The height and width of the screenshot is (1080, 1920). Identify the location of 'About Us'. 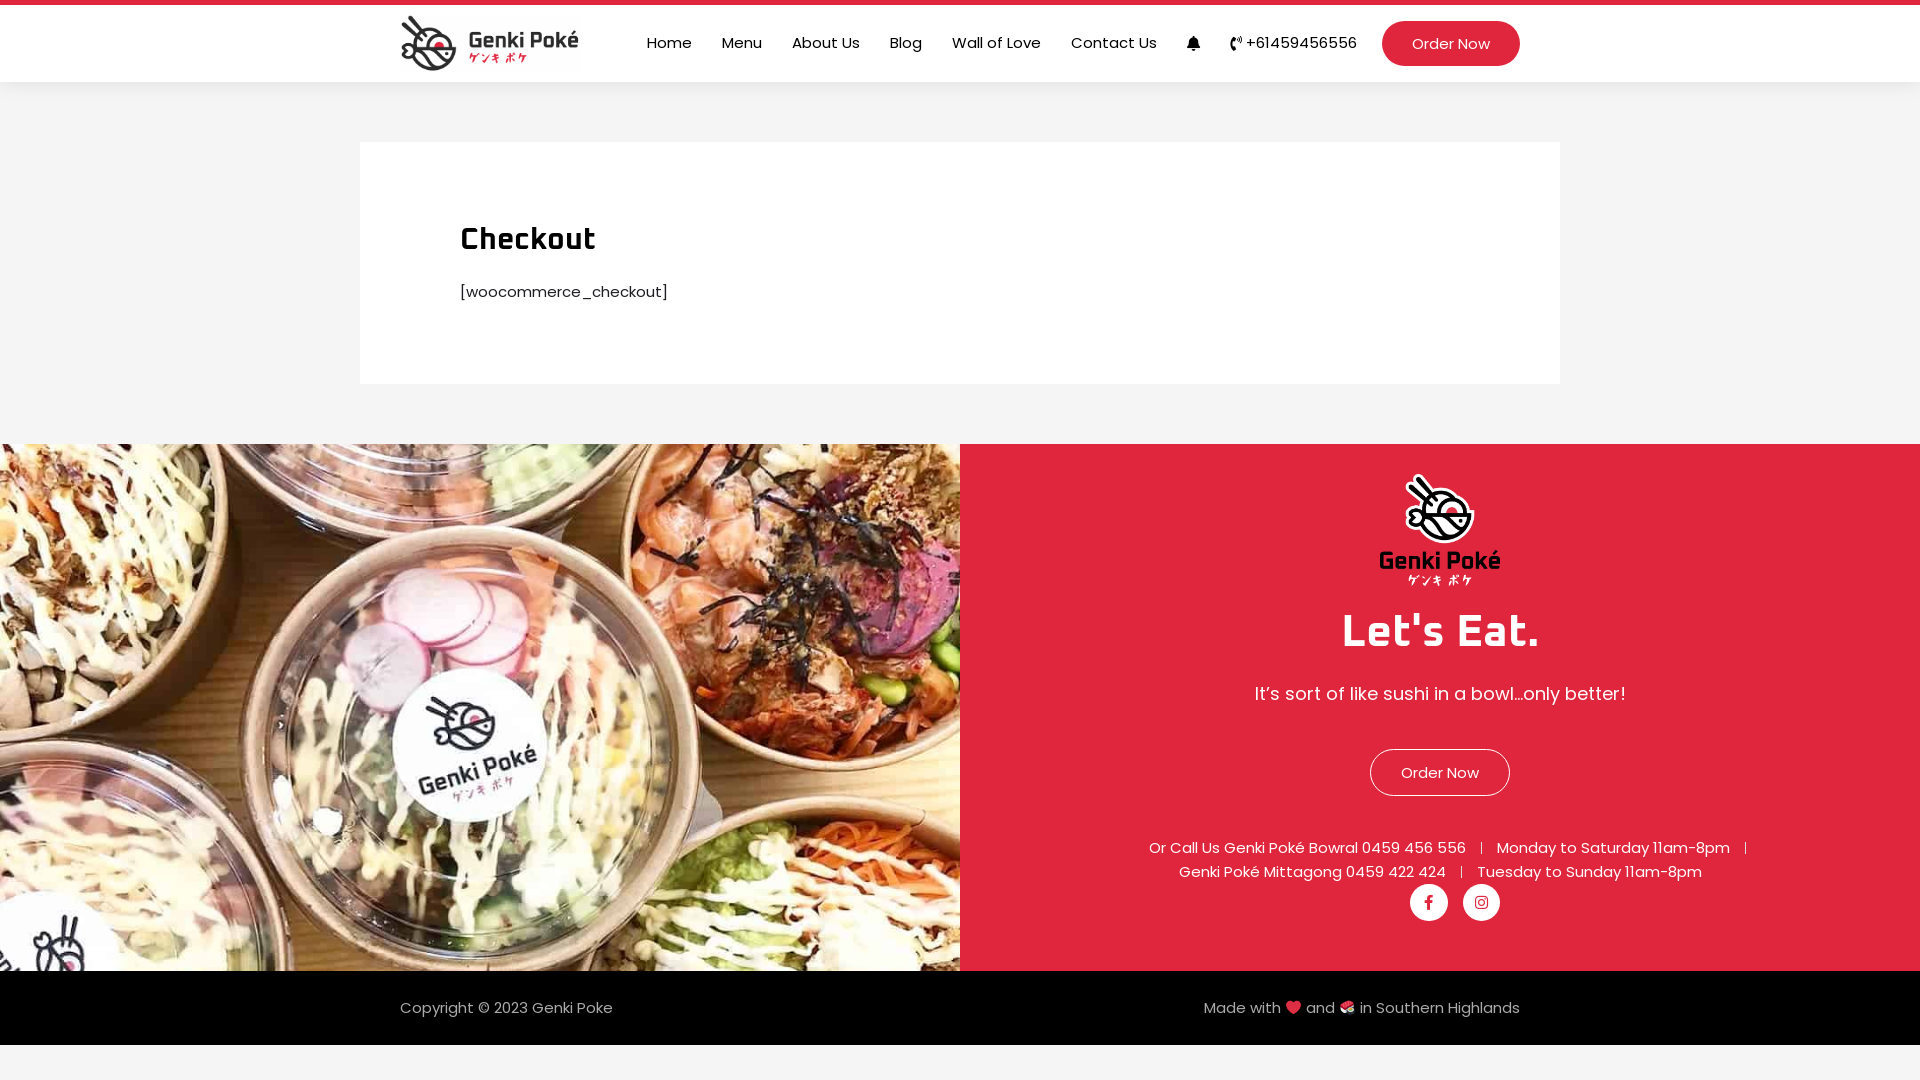
(825, 42).